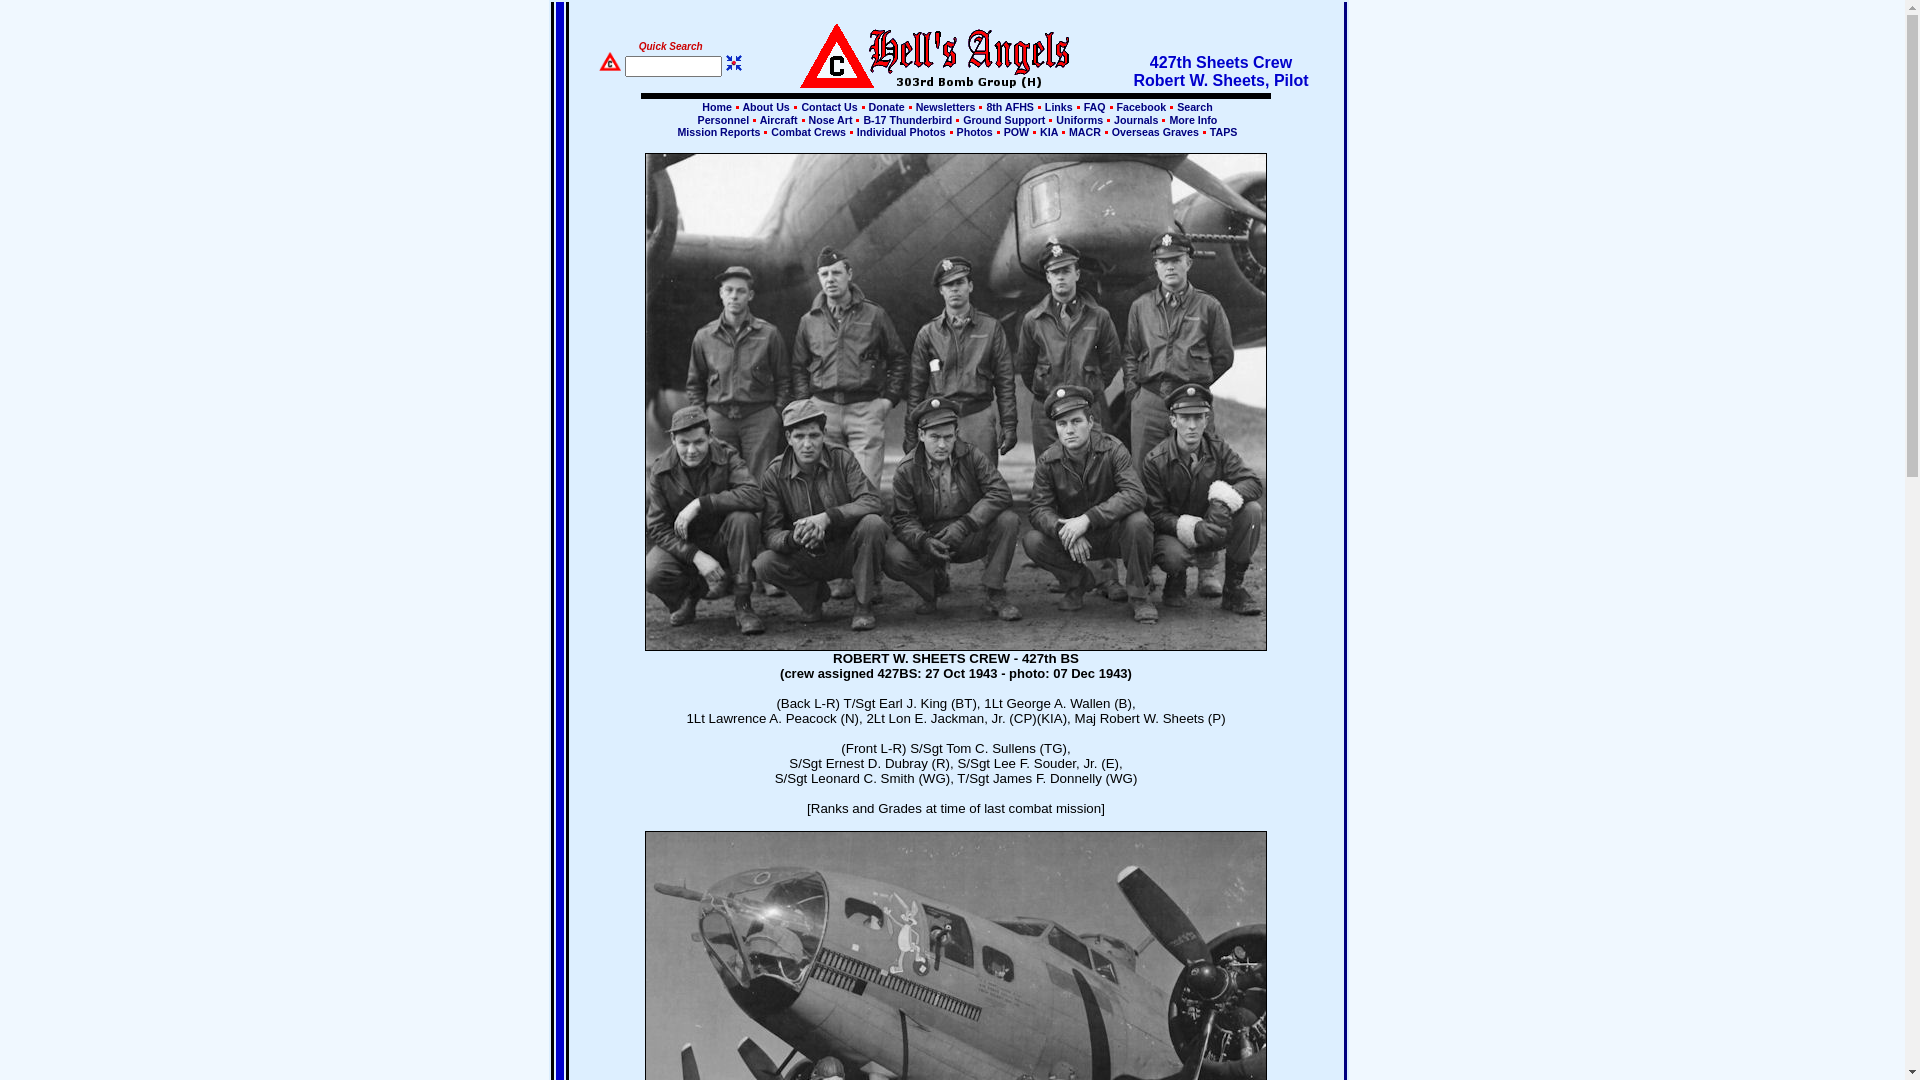 Image resolution: width=1920 pixels, height=1080 pixels. I want to click on 'More Info', so click(1191, 119).